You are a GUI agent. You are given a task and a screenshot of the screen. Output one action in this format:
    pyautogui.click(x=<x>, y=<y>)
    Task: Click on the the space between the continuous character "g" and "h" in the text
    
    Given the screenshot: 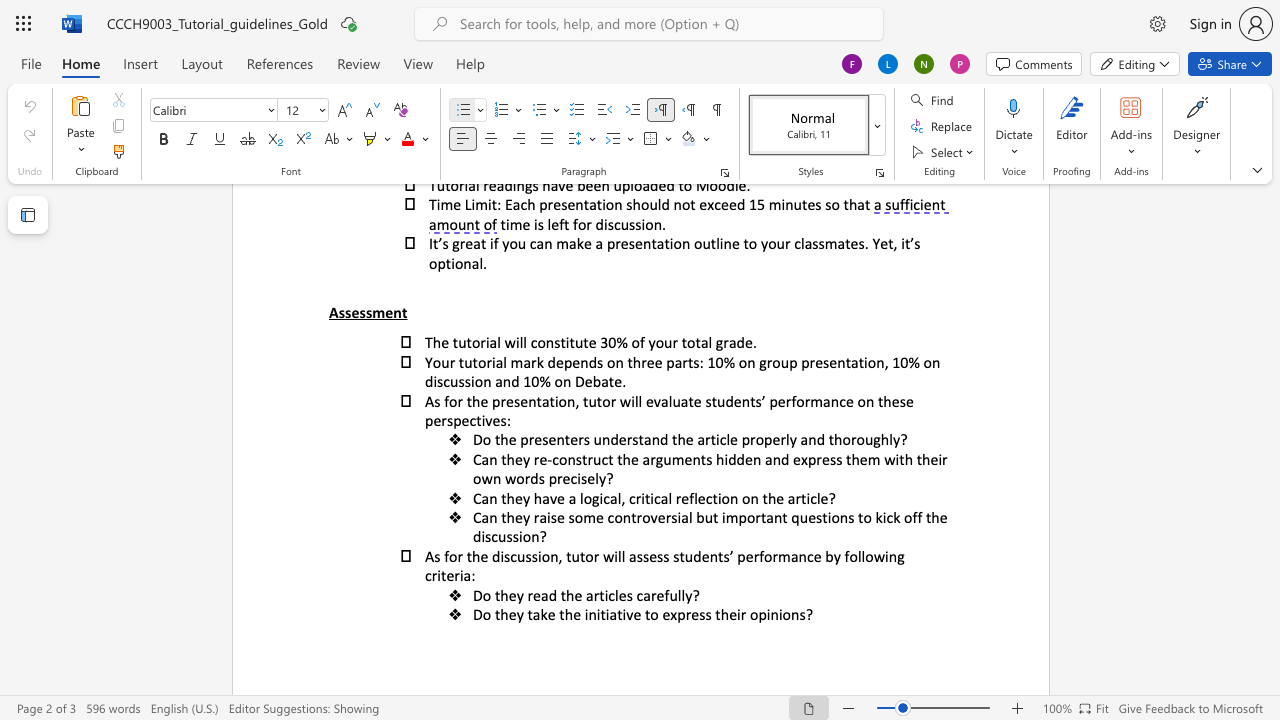 What is the action you would take?
    pyautogui.click(x=880, y=438)
    